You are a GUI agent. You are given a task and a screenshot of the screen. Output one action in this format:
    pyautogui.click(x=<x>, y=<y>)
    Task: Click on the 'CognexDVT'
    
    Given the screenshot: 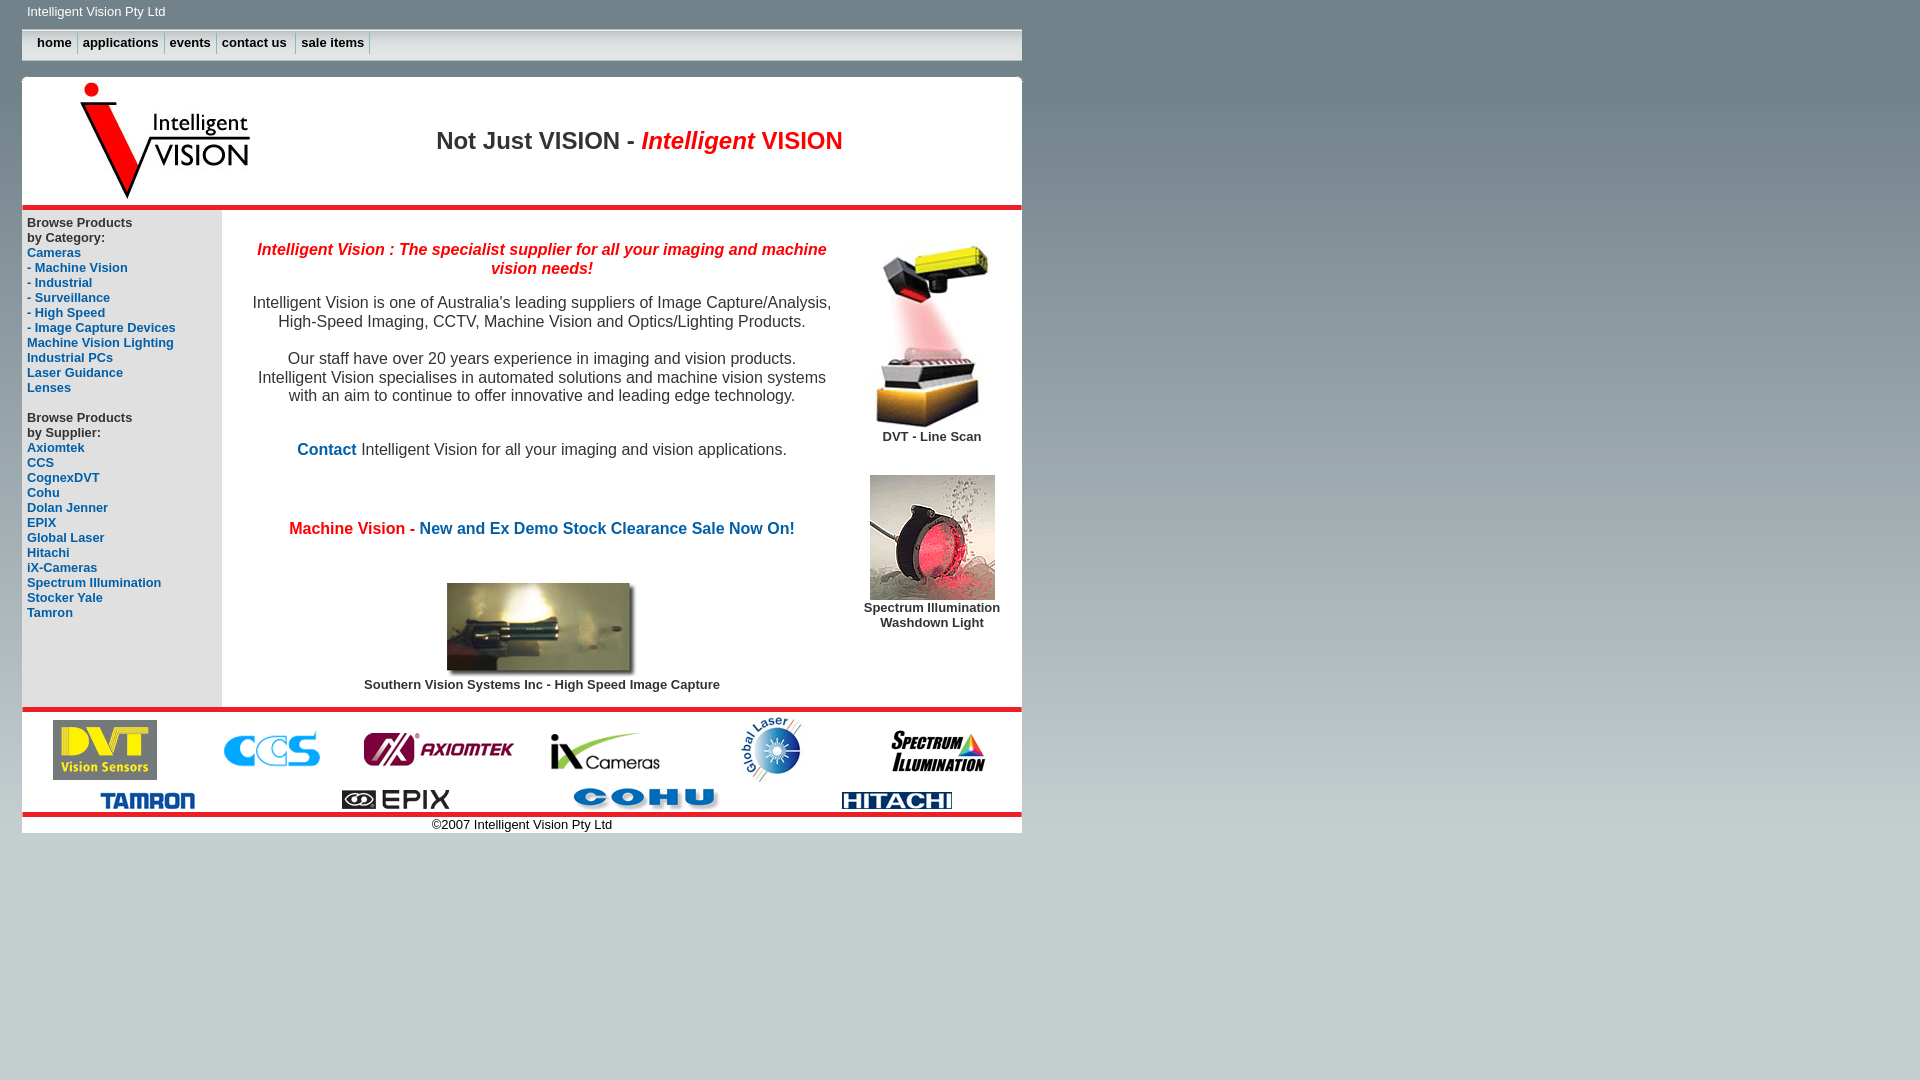 What is the action you would take?
    pyautogui.click(x=63, y=477)
    